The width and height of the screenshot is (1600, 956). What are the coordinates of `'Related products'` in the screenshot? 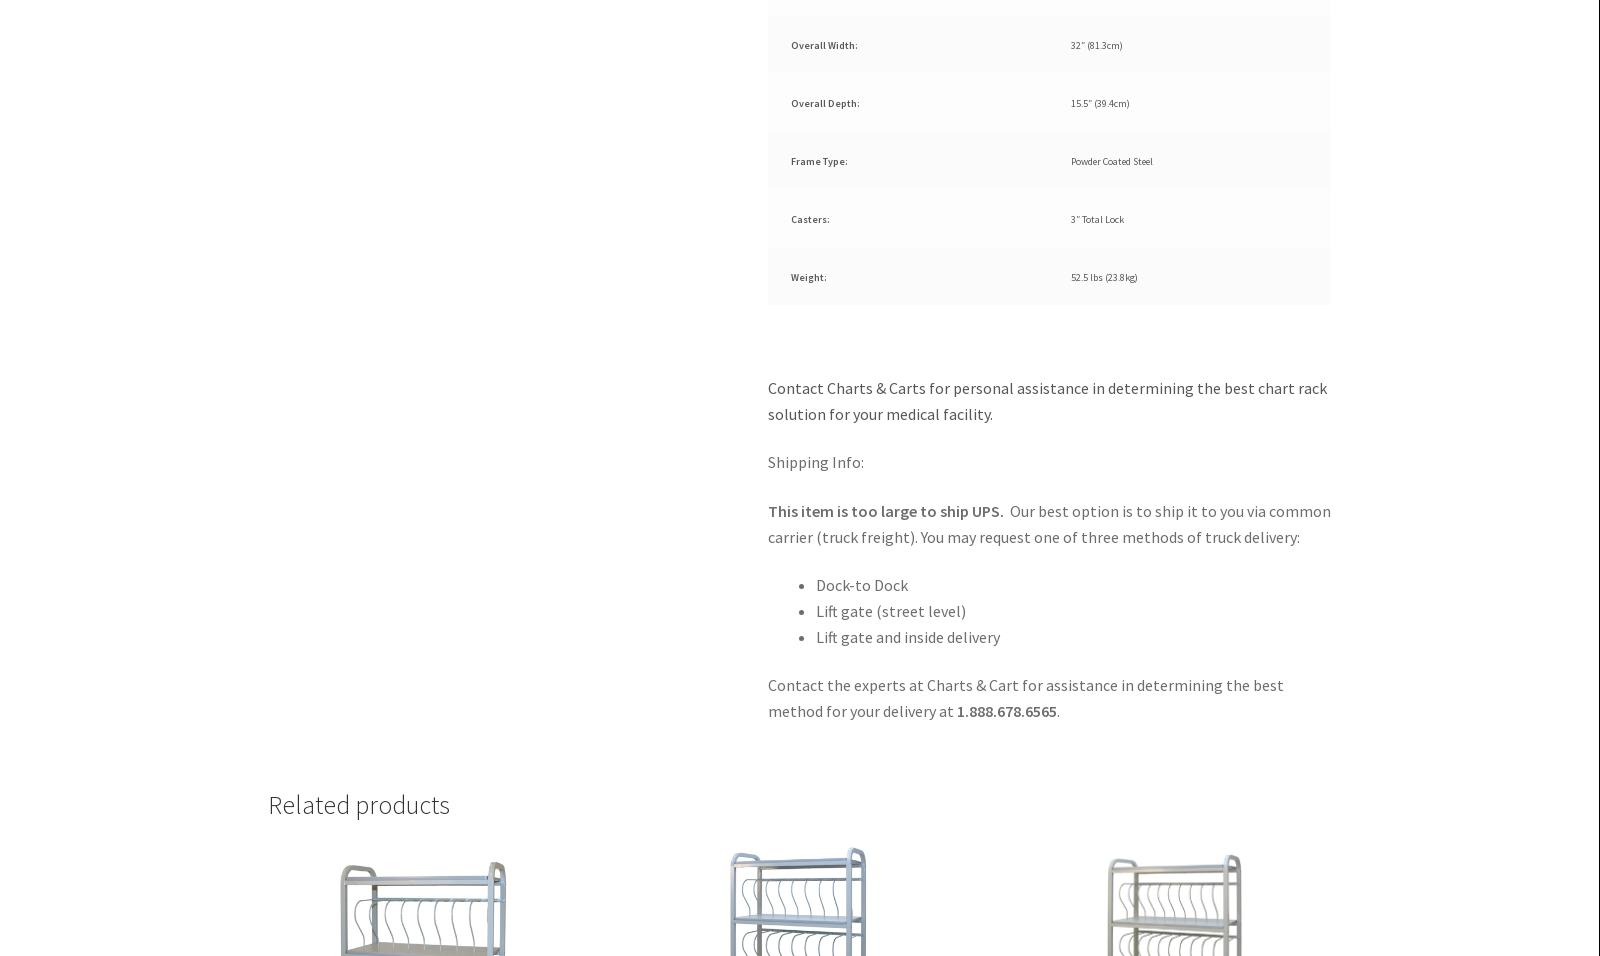 It's located at (358, 802).